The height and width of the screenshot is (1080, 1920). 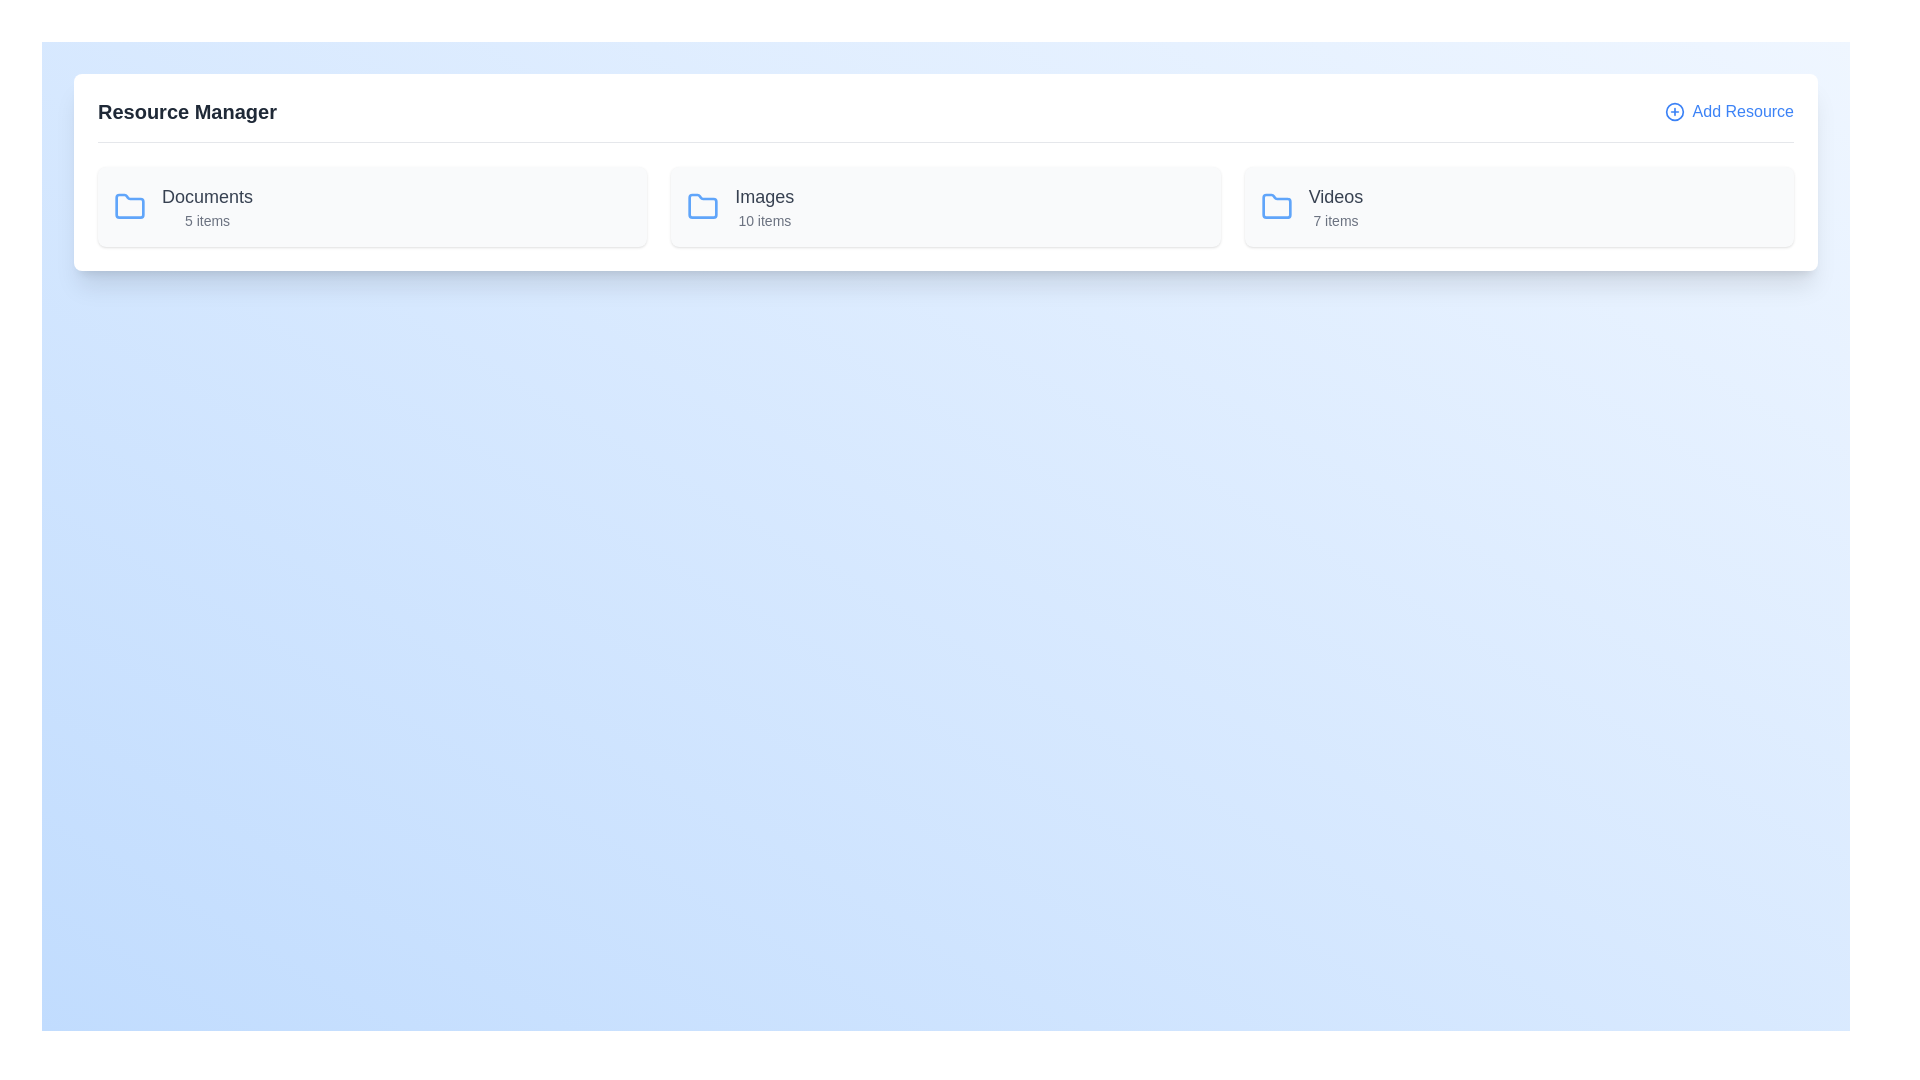 What do you see at coordinates (763, 220) in the screenshot?
I see `text label that displays '10 items', which is styled in a small gray font and located directly below the 'Images' heading in the interface` at bounding box center [763, 220].